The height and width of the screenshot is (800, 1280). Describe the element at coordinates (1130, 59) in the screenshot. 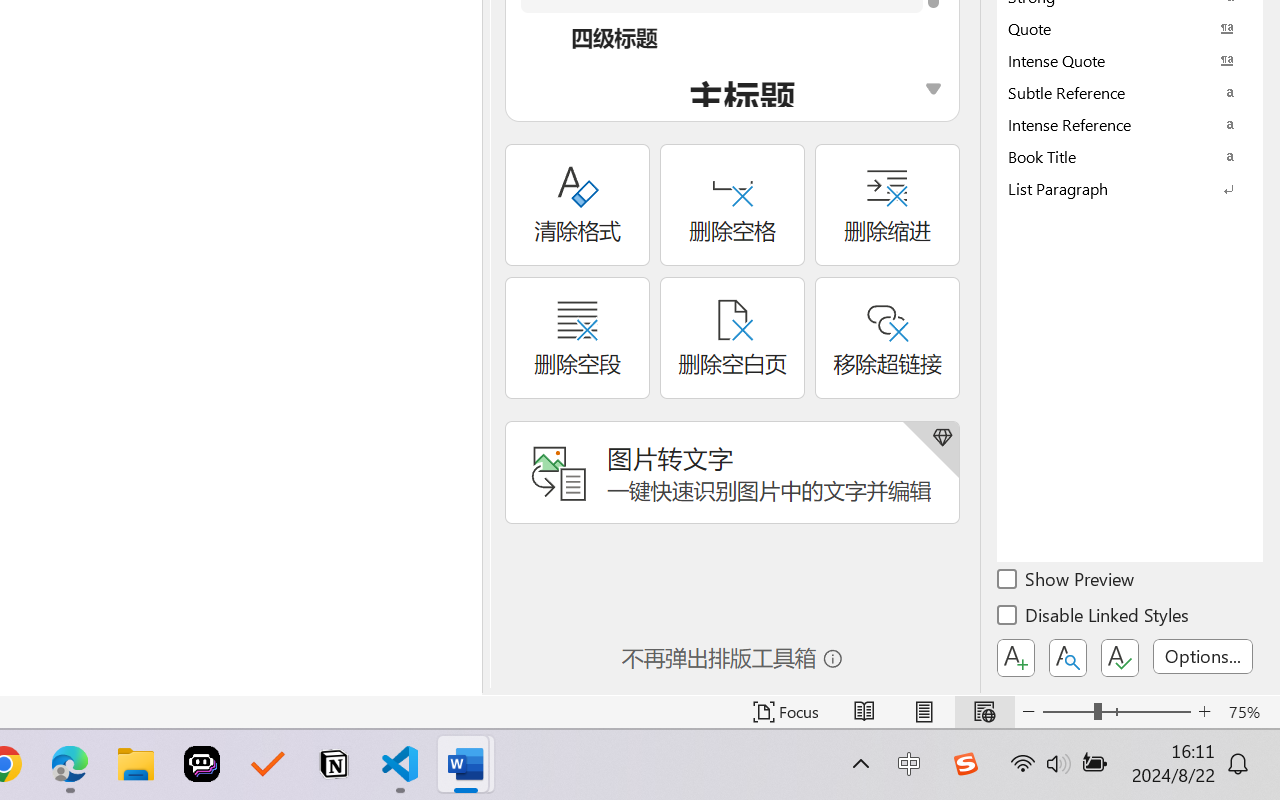

I see `'Intense Quote'` at that location.